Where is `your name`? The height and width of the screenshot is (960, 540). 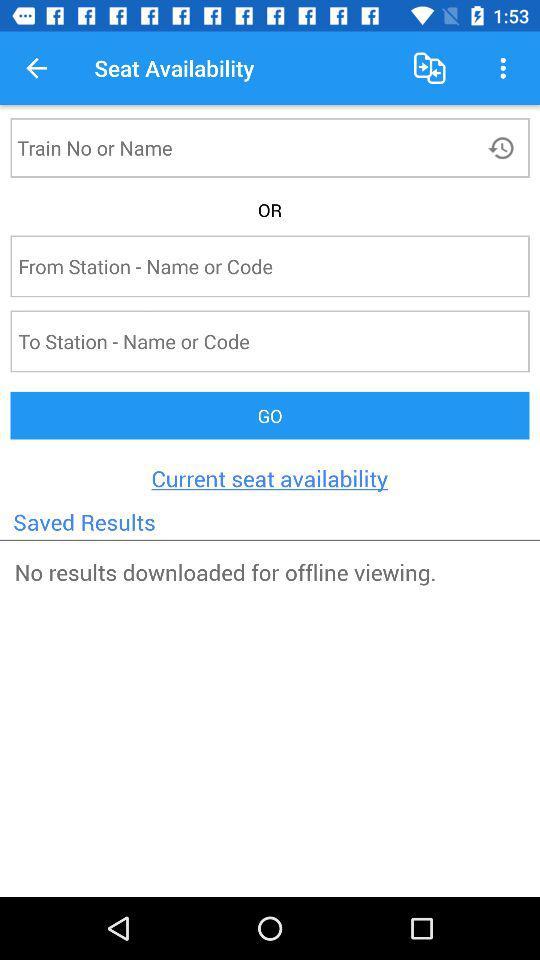 your name is located at coordinates (232, 146).